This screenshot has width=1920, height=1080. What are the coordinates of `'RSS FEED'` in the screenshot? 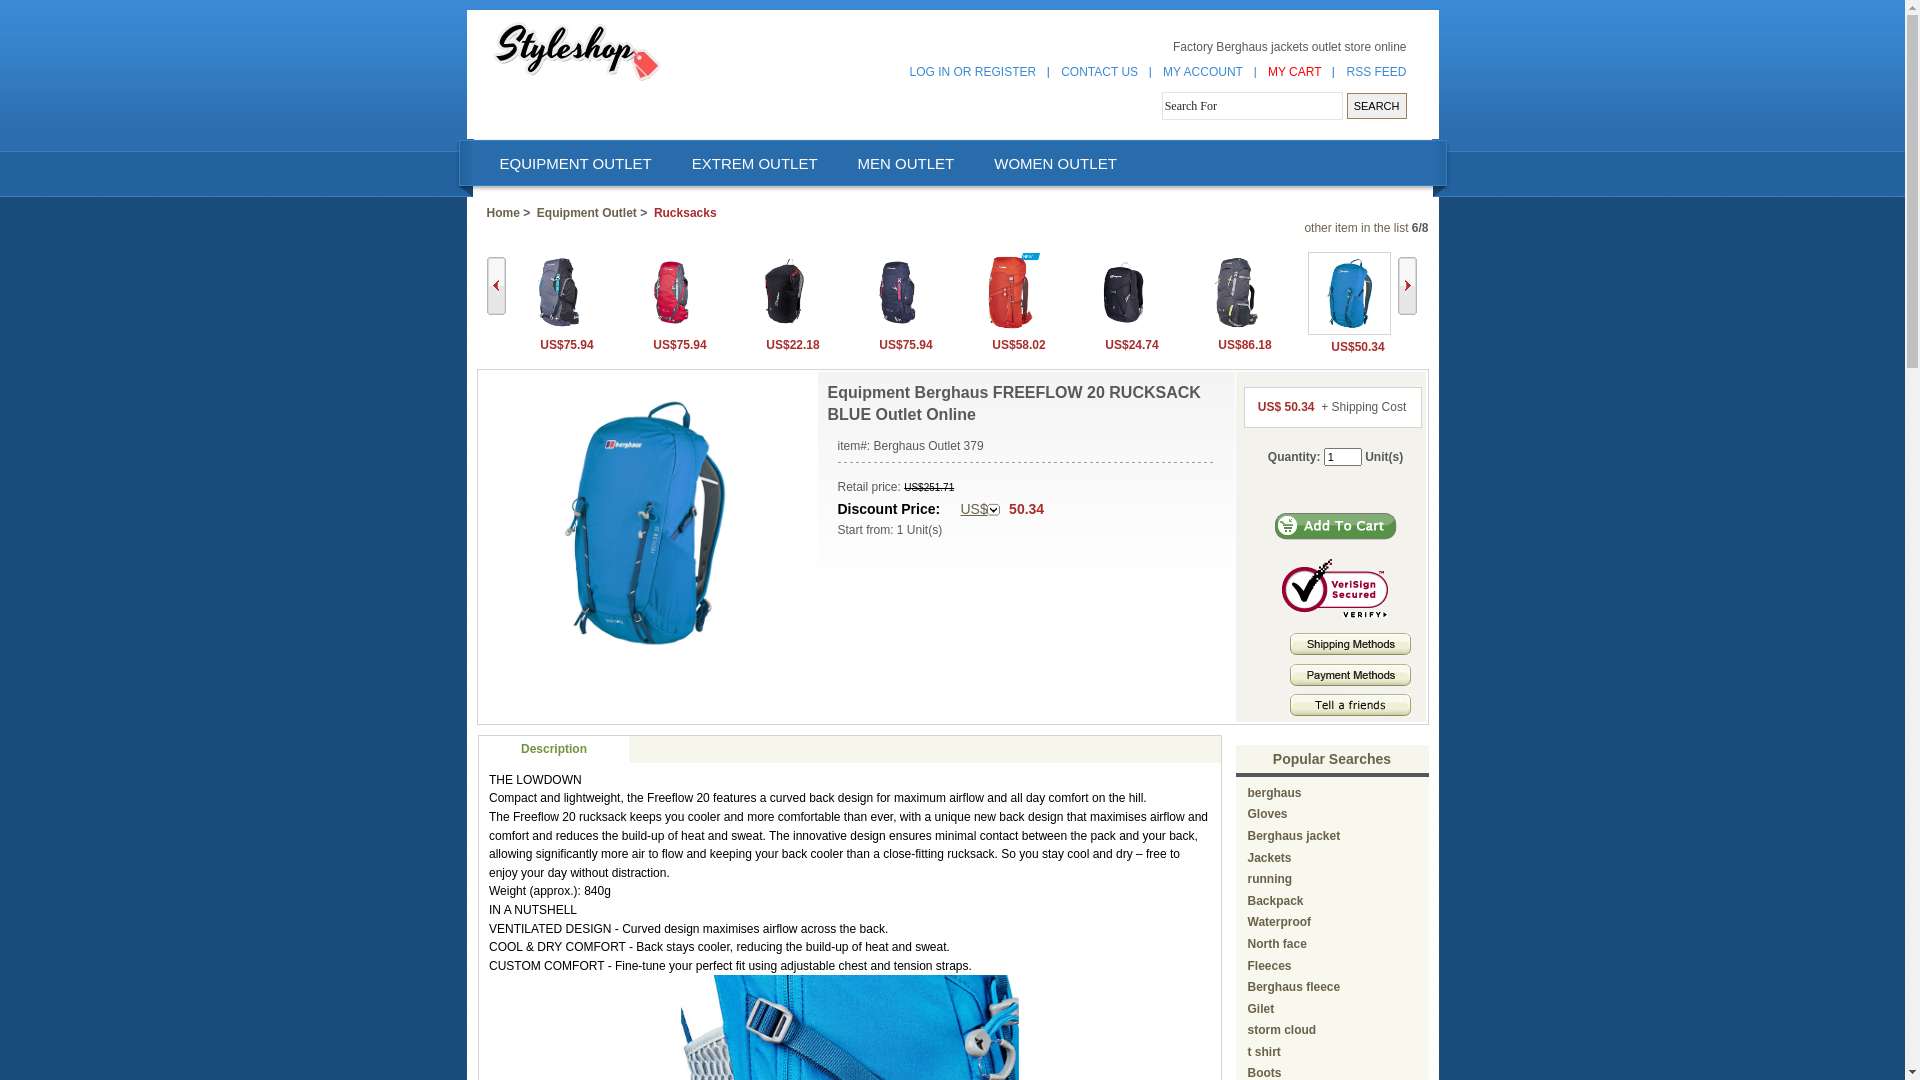 It's located at (1375, 71).